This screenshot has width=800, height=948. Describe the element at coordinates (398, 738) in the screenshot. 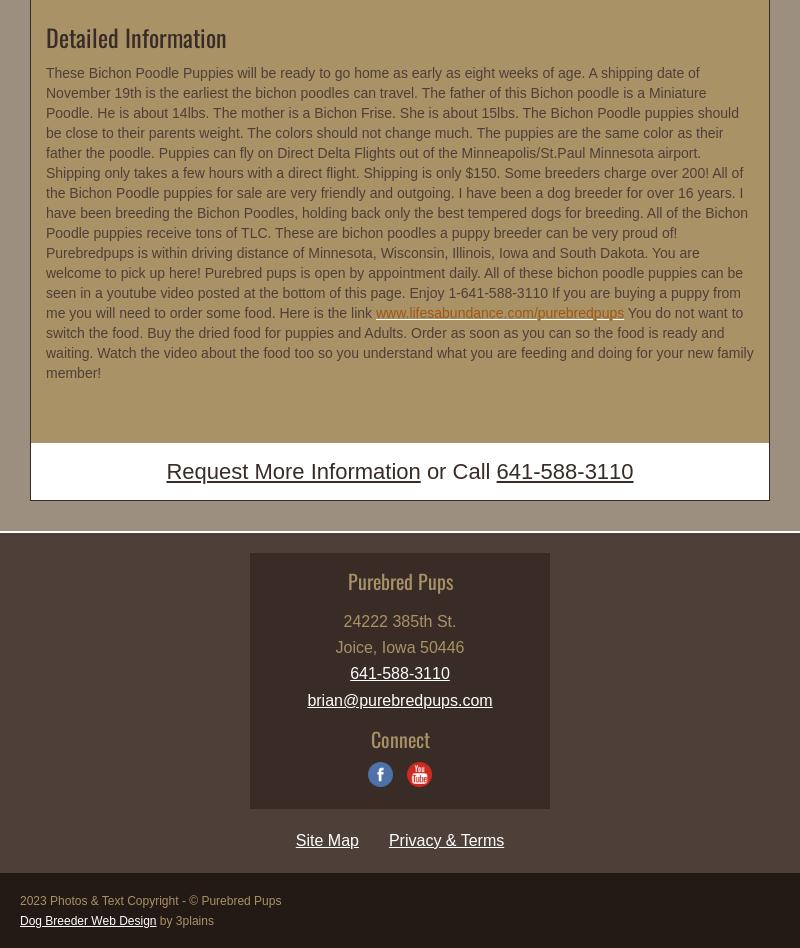

I see `'Connect'` at that location.